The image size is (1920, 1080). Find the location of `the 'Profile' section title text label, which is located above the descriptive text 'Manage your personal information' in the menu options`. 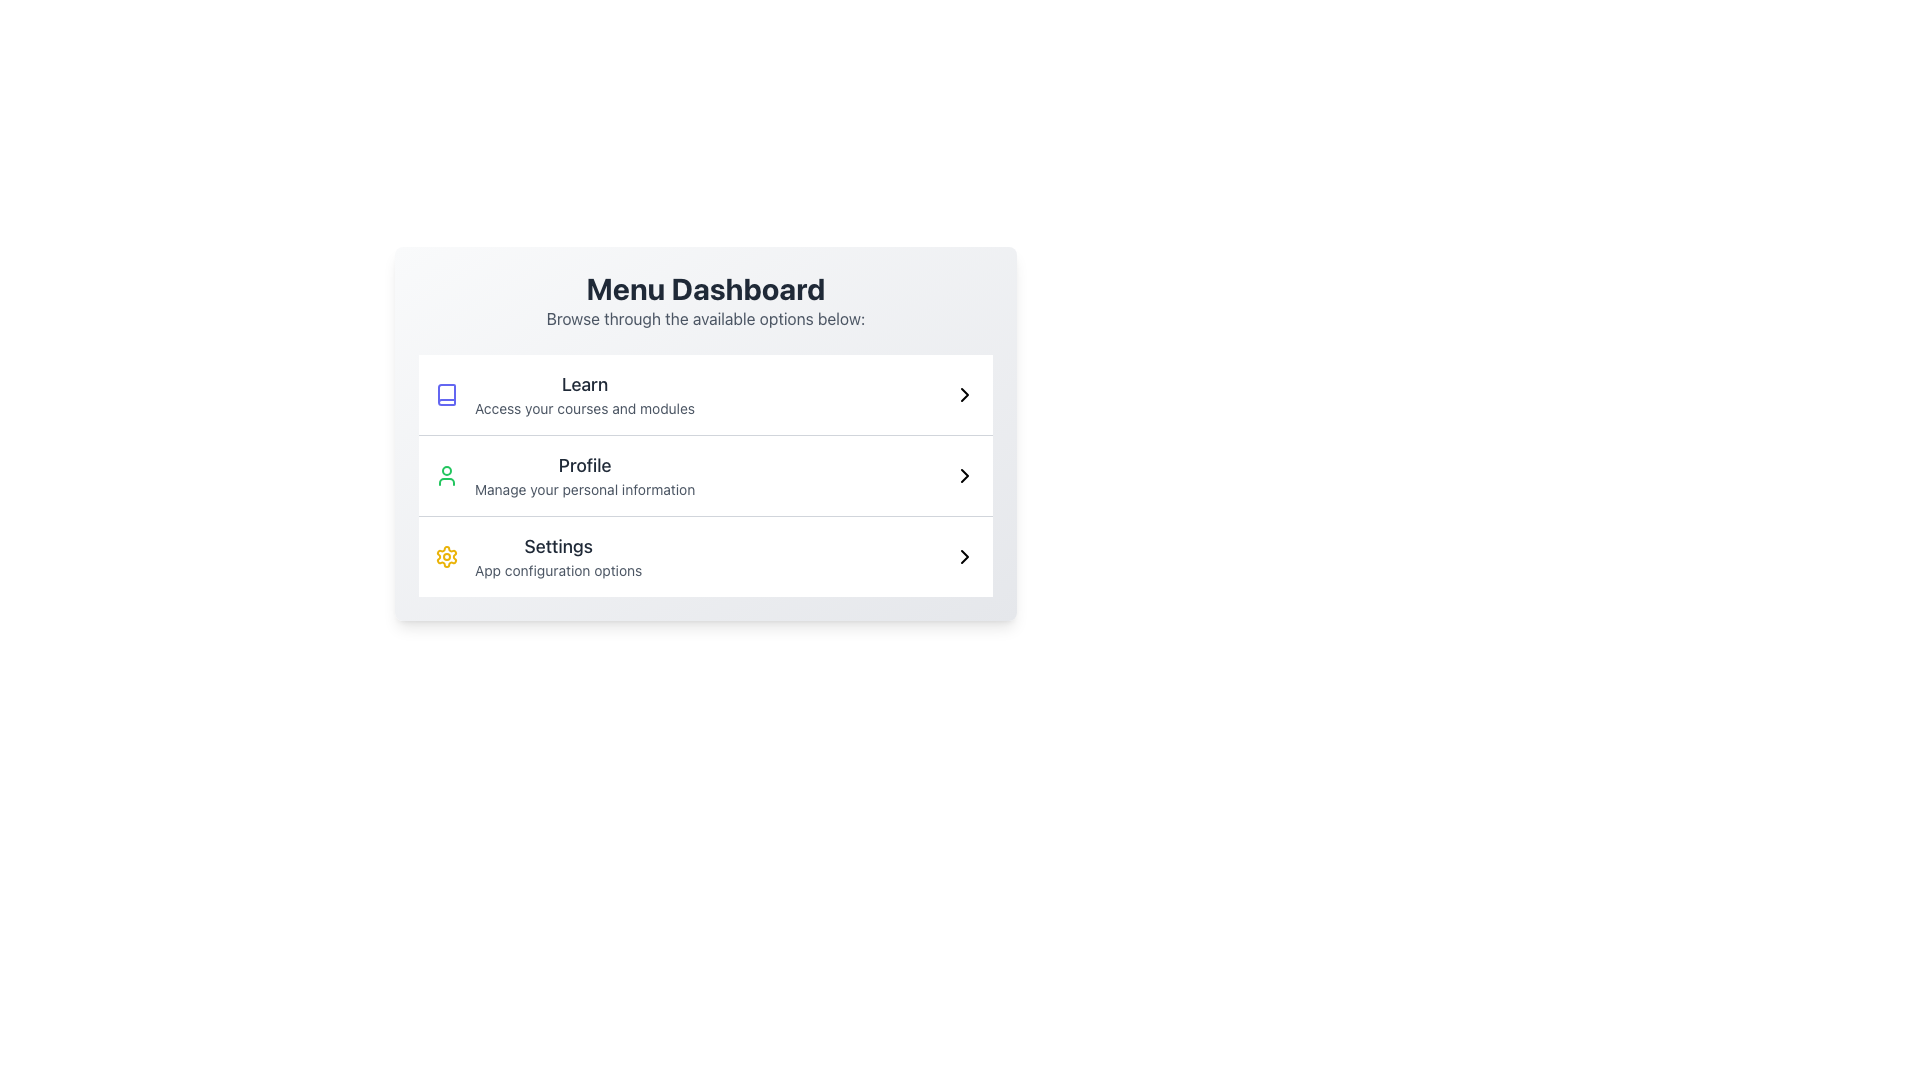

the 'Profile' section title text label, which is located above the descriptive text 'Manage your personal information' in the menu options is located at coordinates (584, 466).